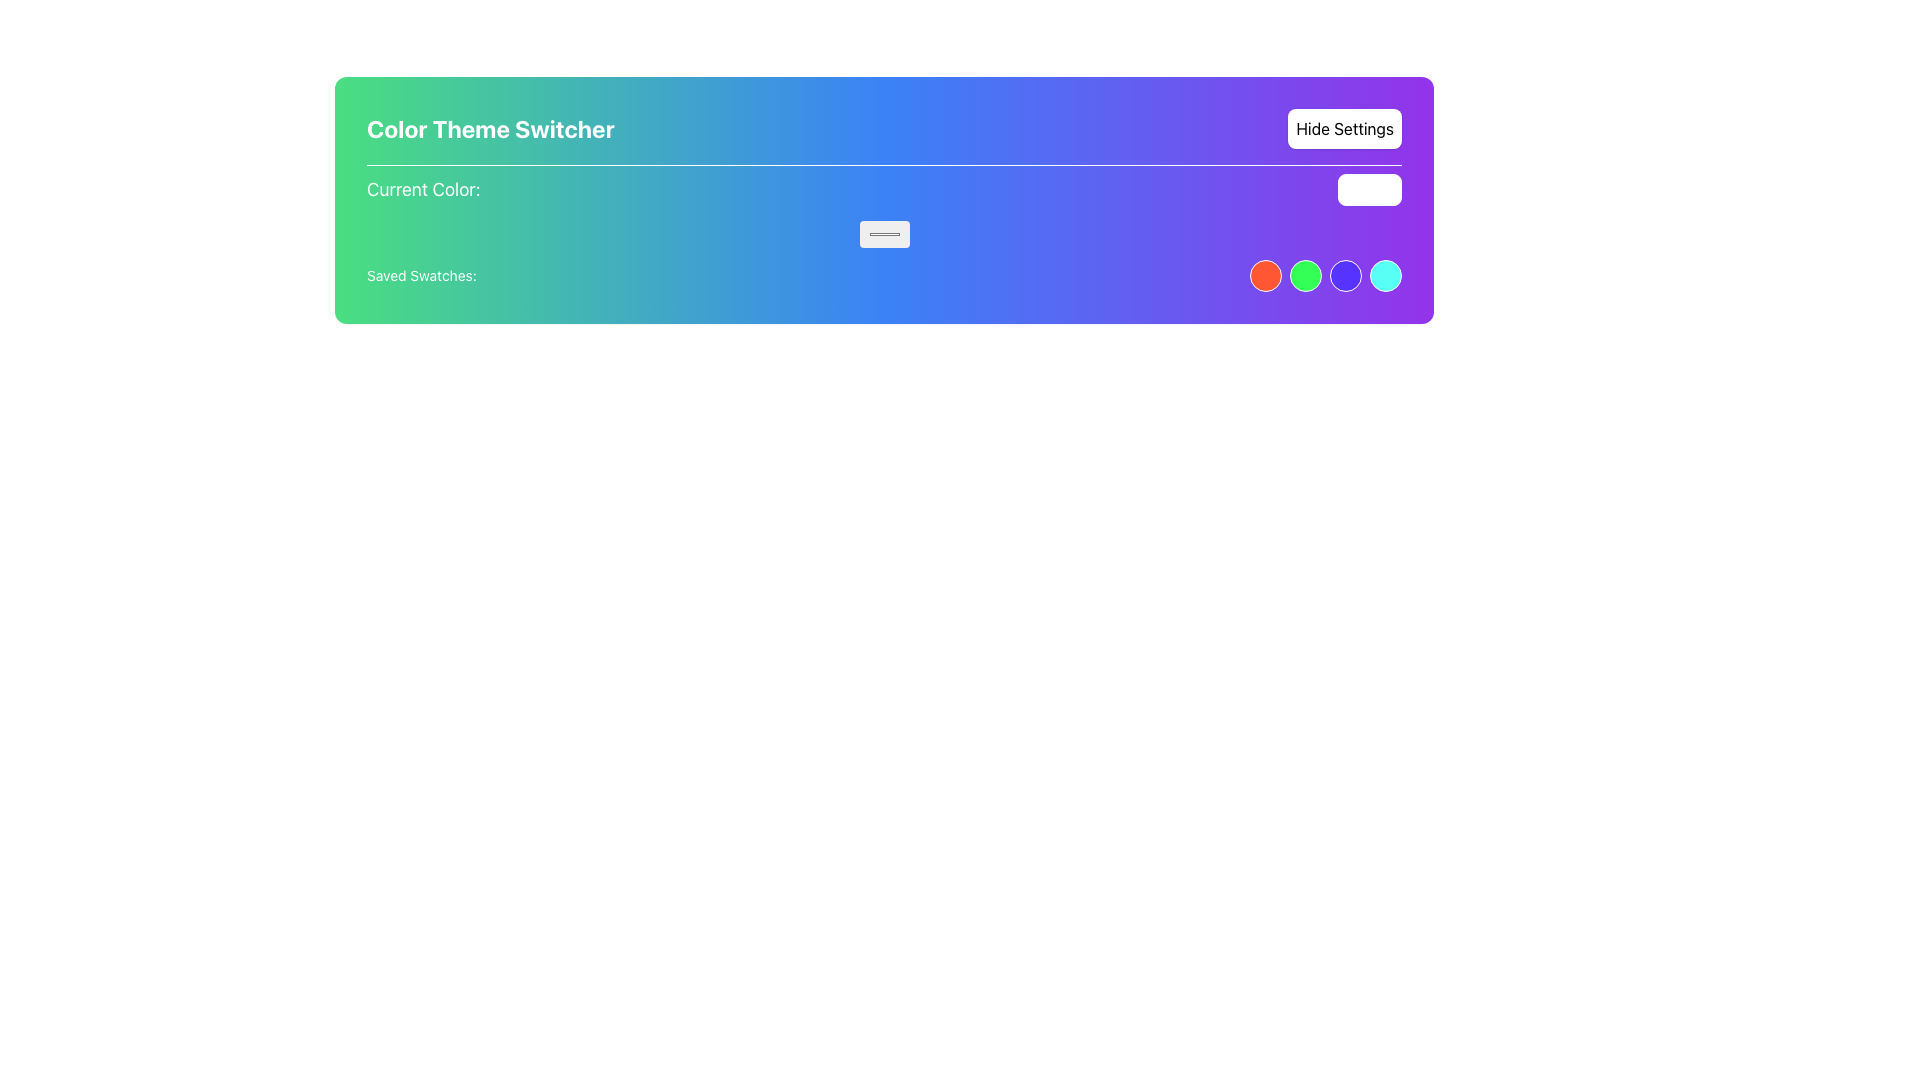 Image resolution: width=1920 pixels, height=1080 pixels. Describe the element at coordinates (490, 128) in the screenshot. I see `the static text element displaying 'Color Theme Switcher' which is bold and large, located in the header section of the interface` at that location.